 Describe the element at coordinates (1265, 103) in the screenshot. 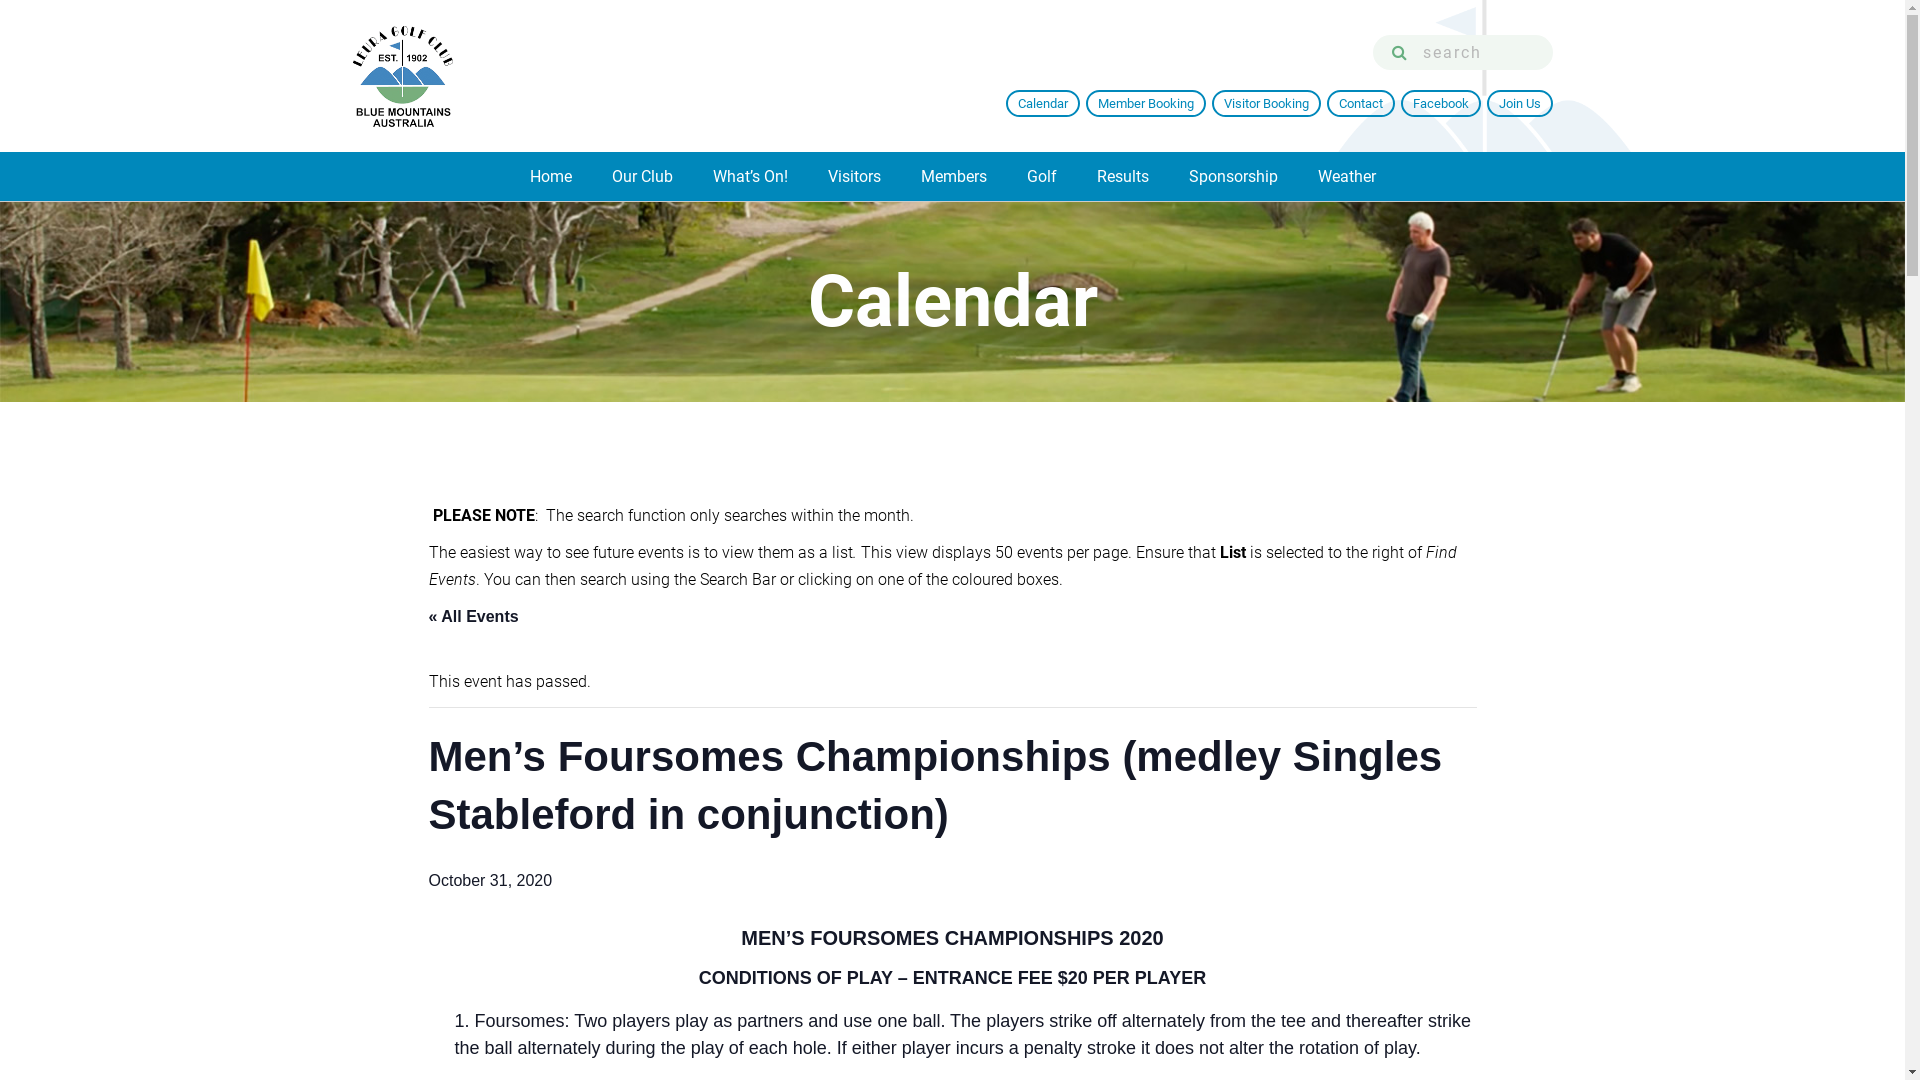

I see `'Visitor Booking'` at that location.